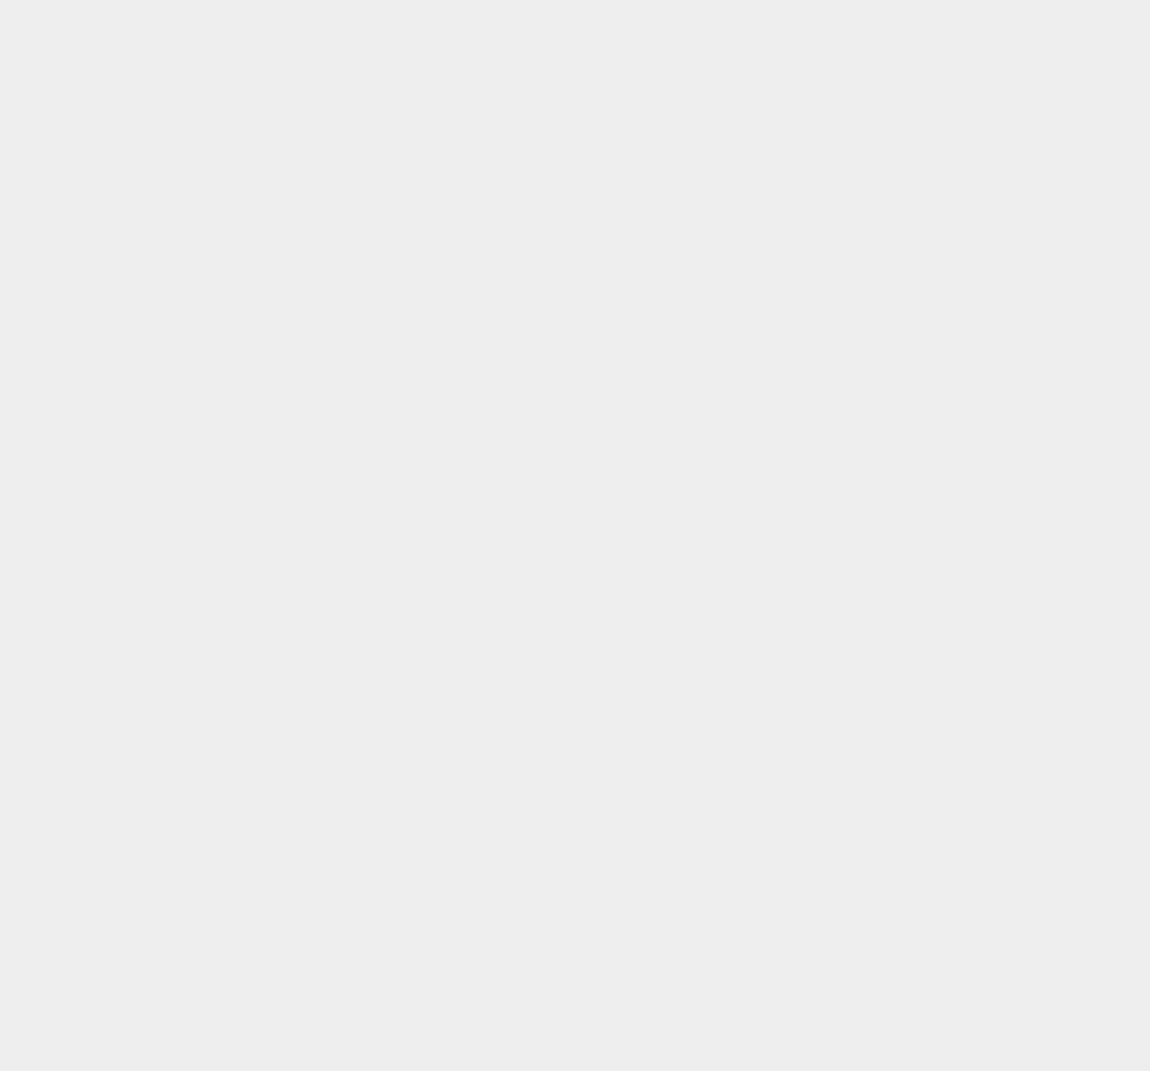  What do you see at coordinates (19, 179) in the screenshot?
I see `'The Impact of Social Media on Search Engines:'` at bounding box center [19, 179].